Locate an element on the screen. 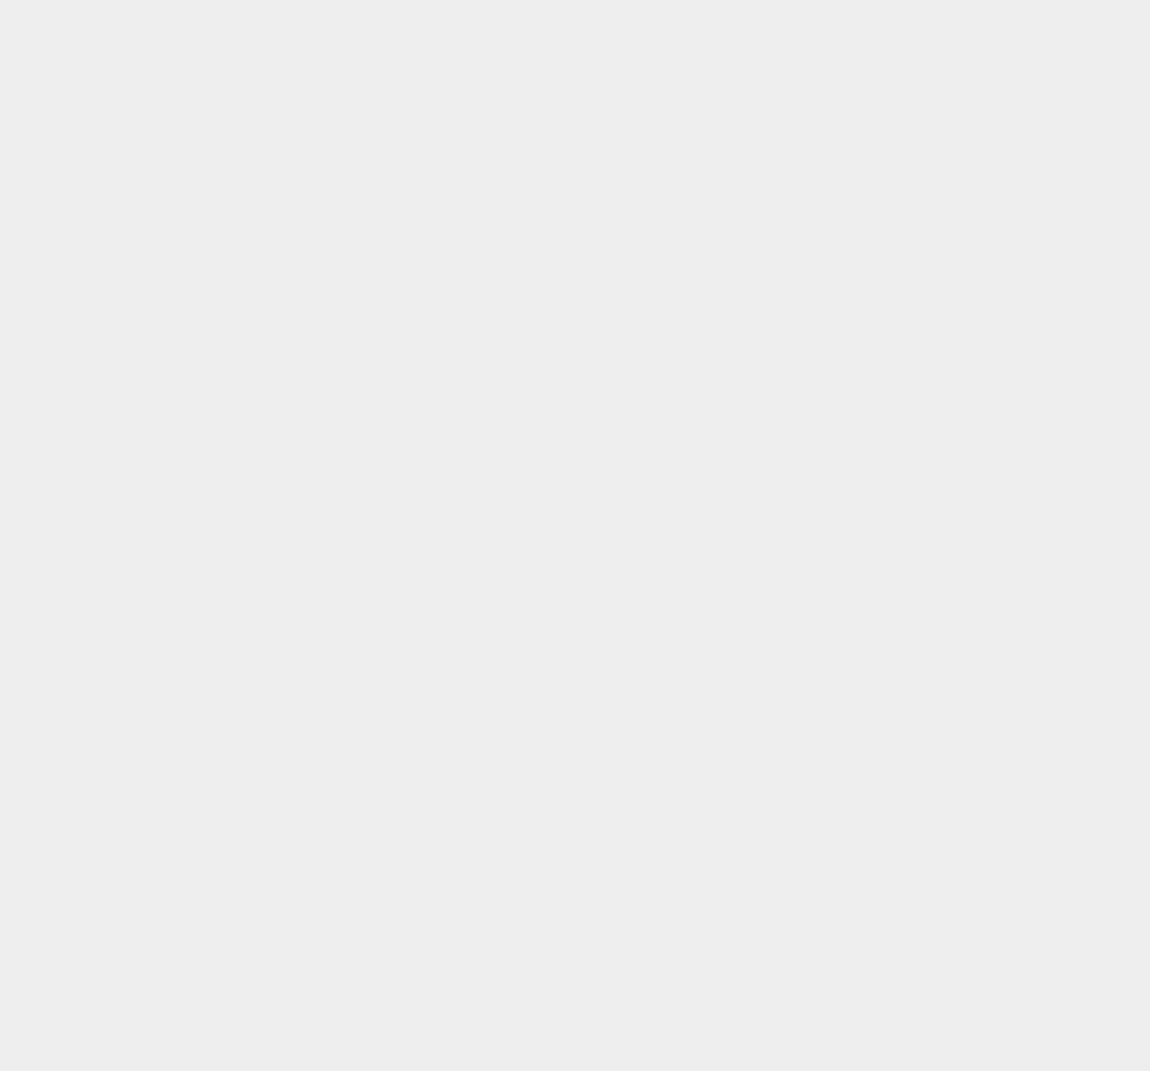  'LCD' is located at coordinates (812, 480).